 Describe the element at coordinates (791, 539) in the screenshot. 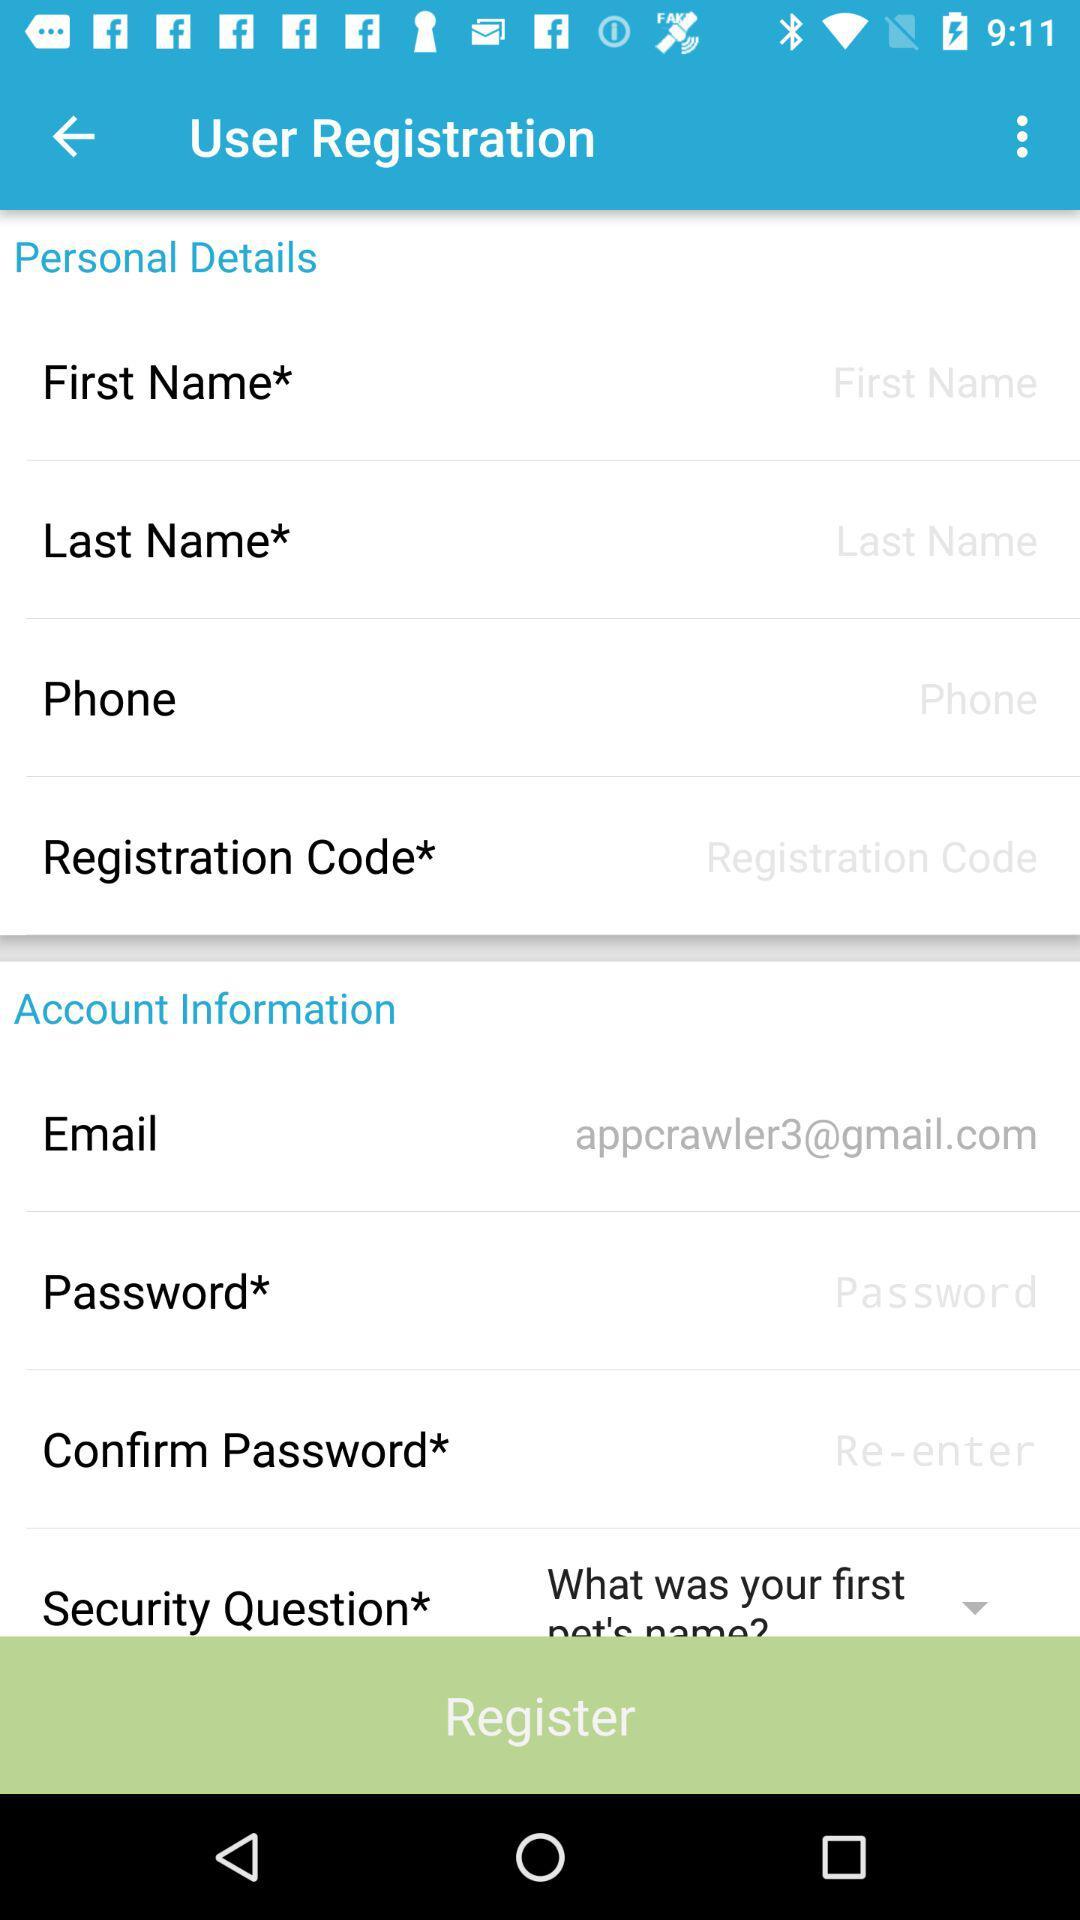

I see `last name` at that location.